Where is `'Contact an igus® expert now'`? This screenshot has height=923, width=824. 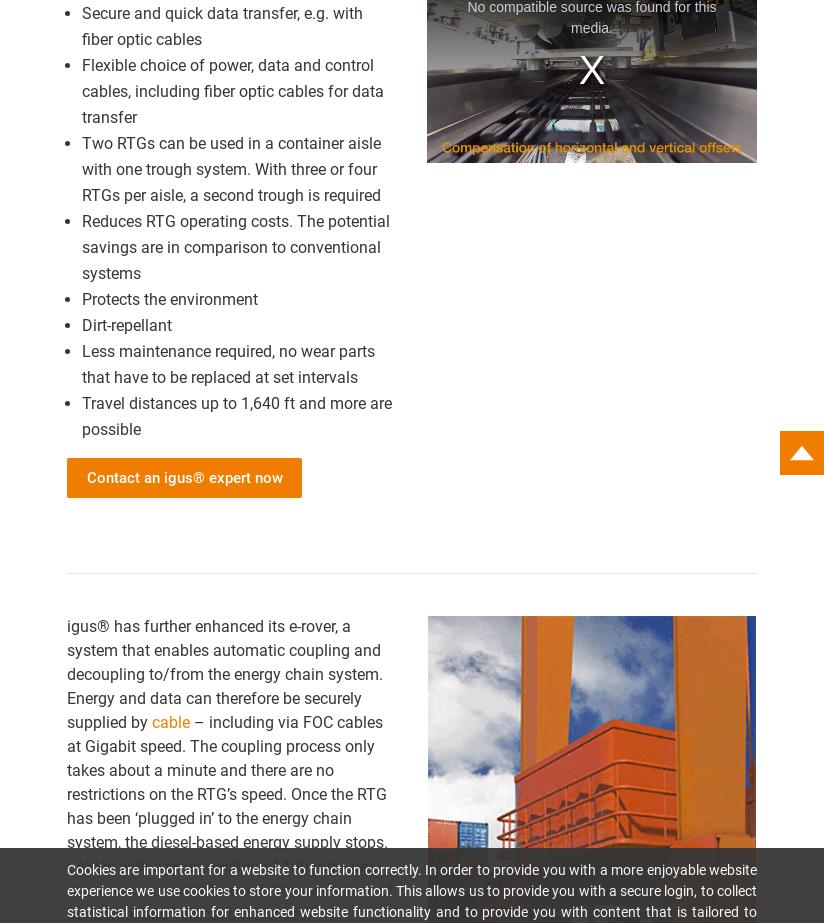 'Contact an igus® expert now' is located at coordinates (85, 476).